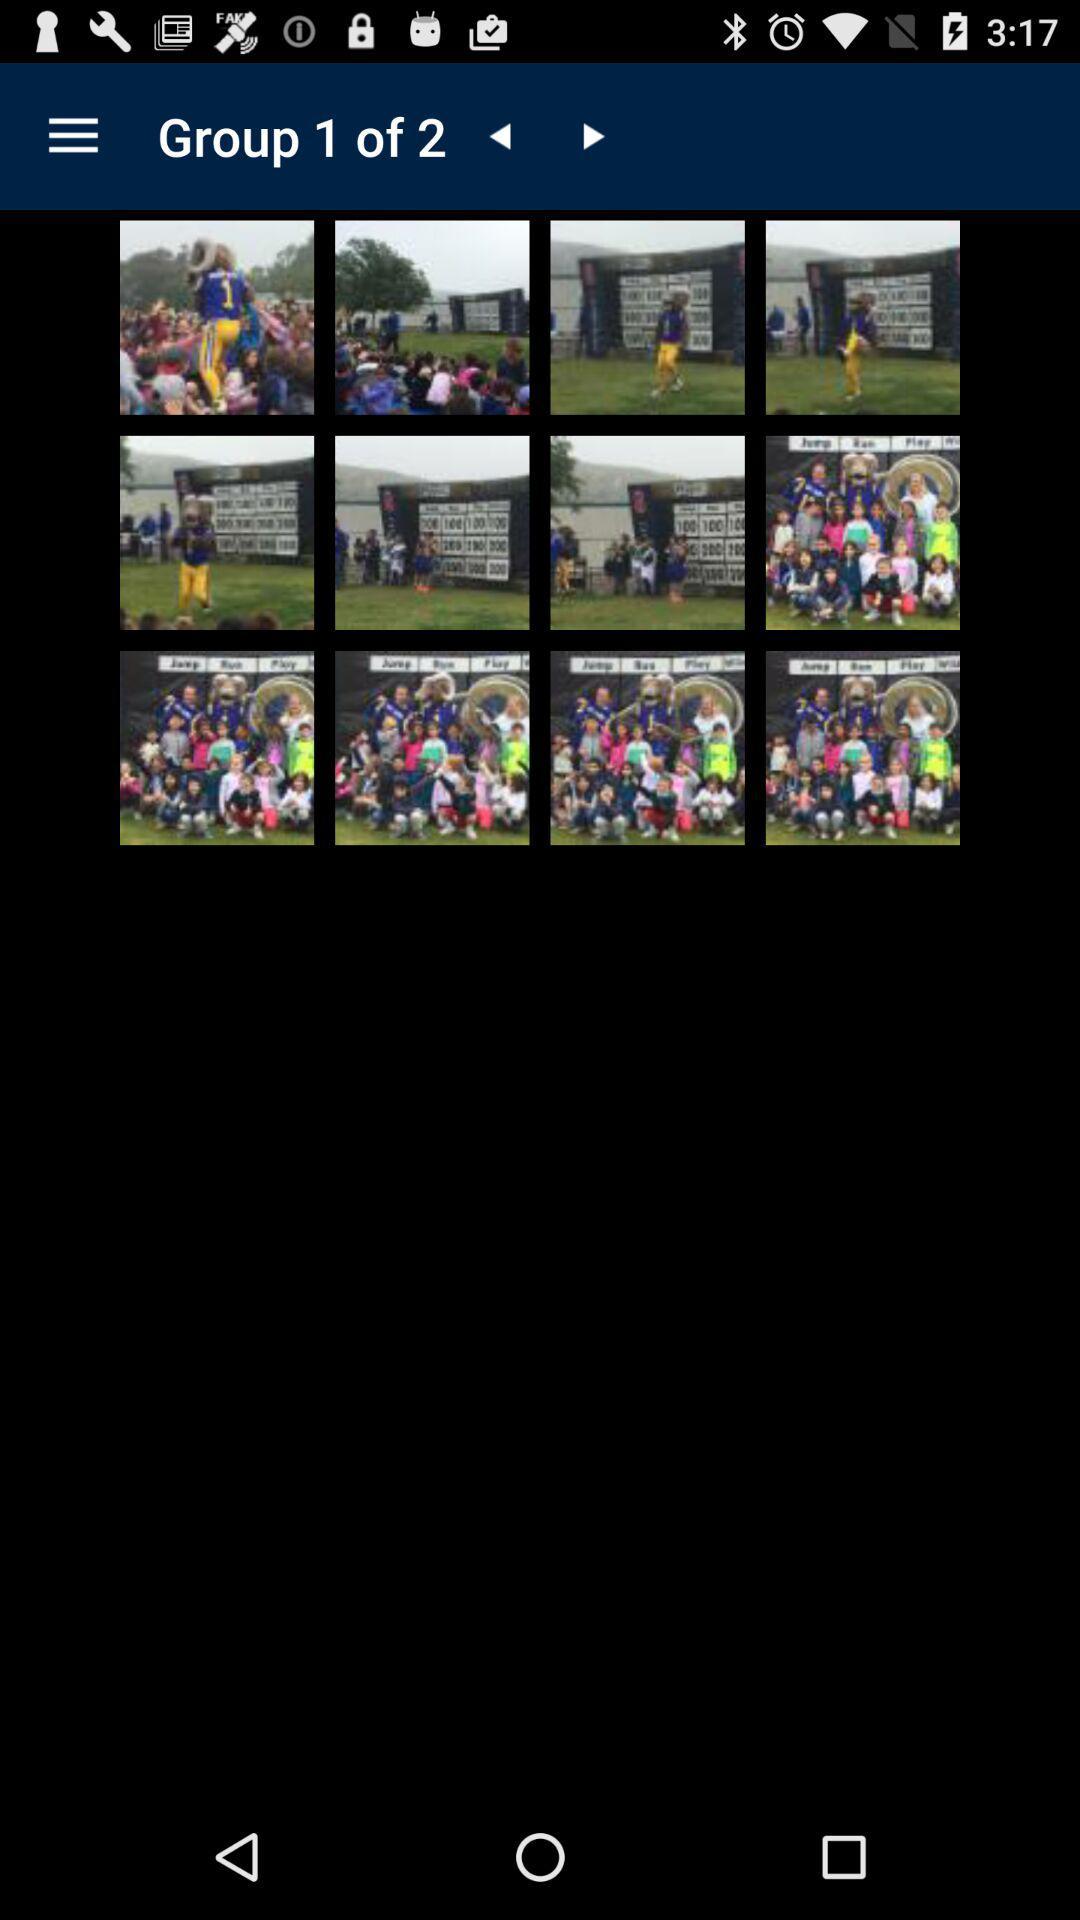  What do you see at coordinates (647, 532) in the screenshot?
I see `picture` at bounding box center [647, 532].